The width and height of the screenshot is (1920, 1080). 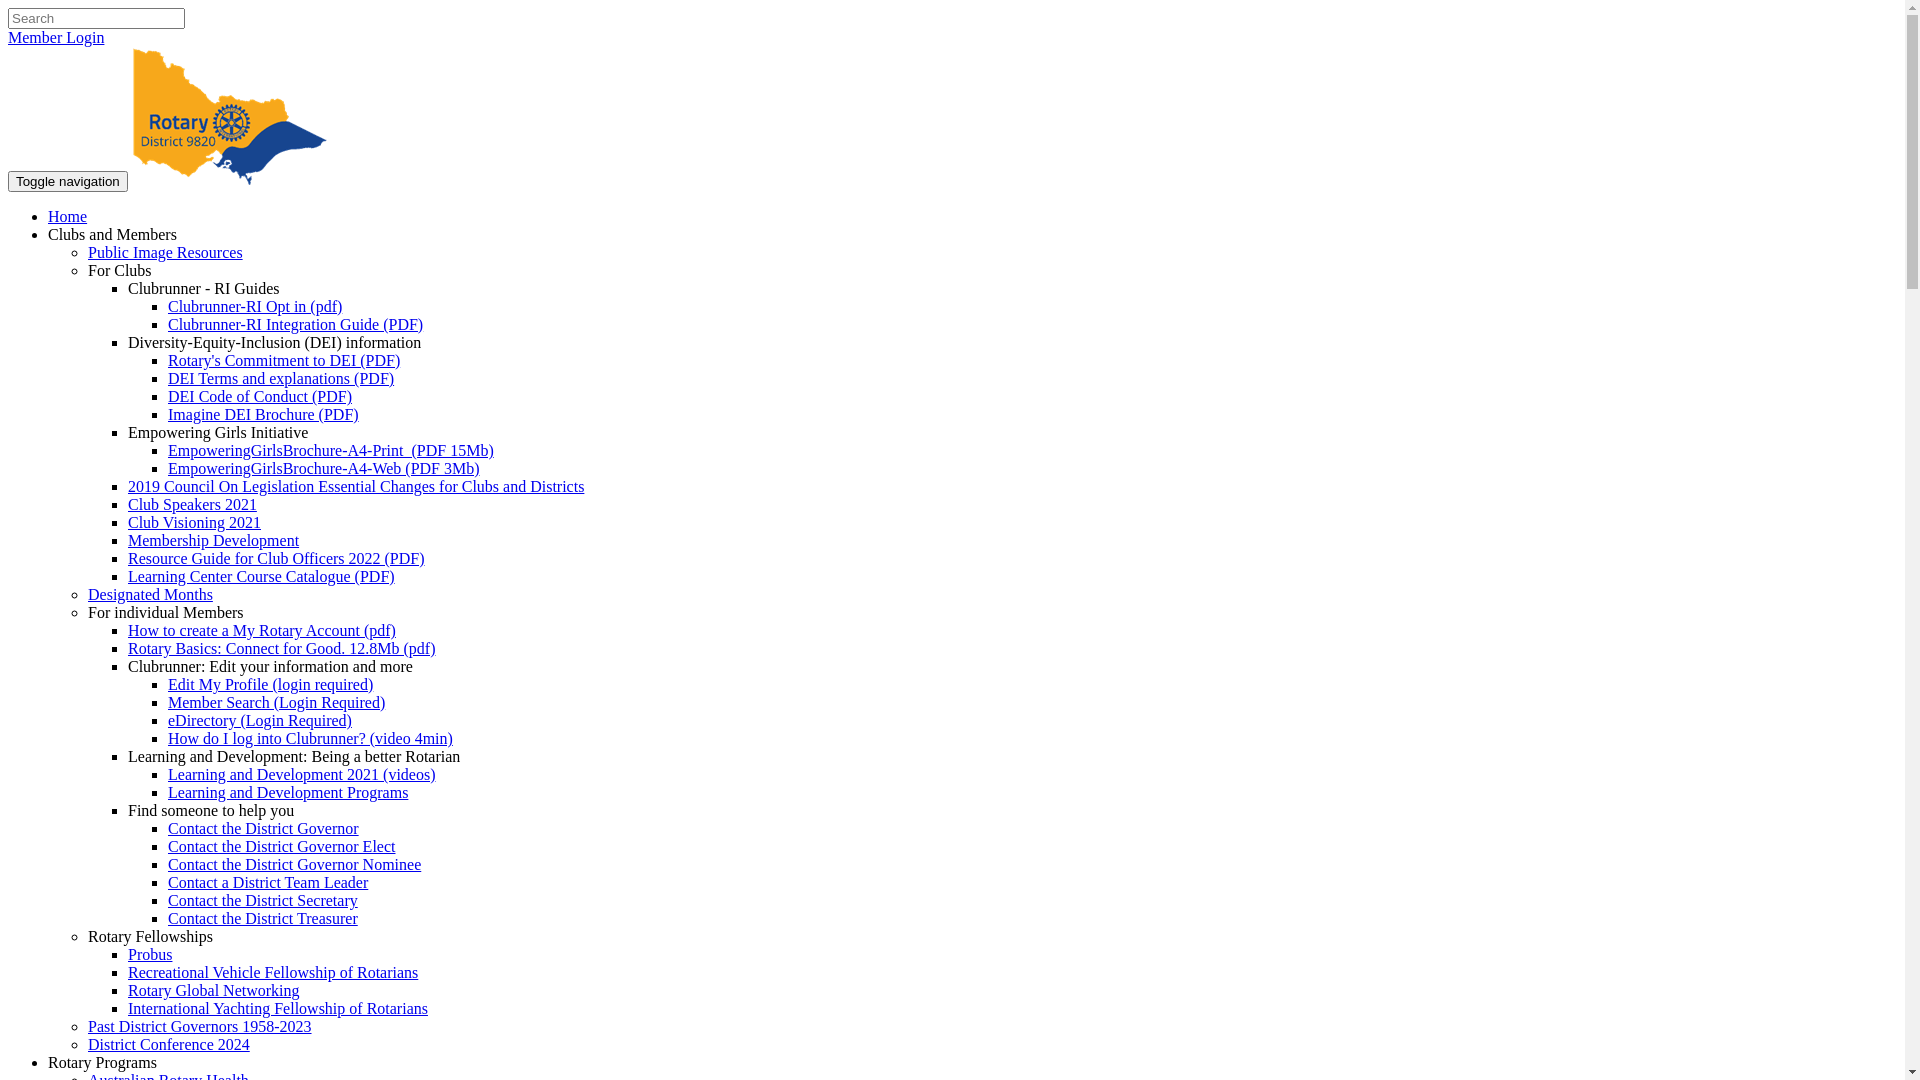 What do you see at coordinates (119, 270) in the screenshot?
I see `'For Clubs'` at bounding box center [119, 270].